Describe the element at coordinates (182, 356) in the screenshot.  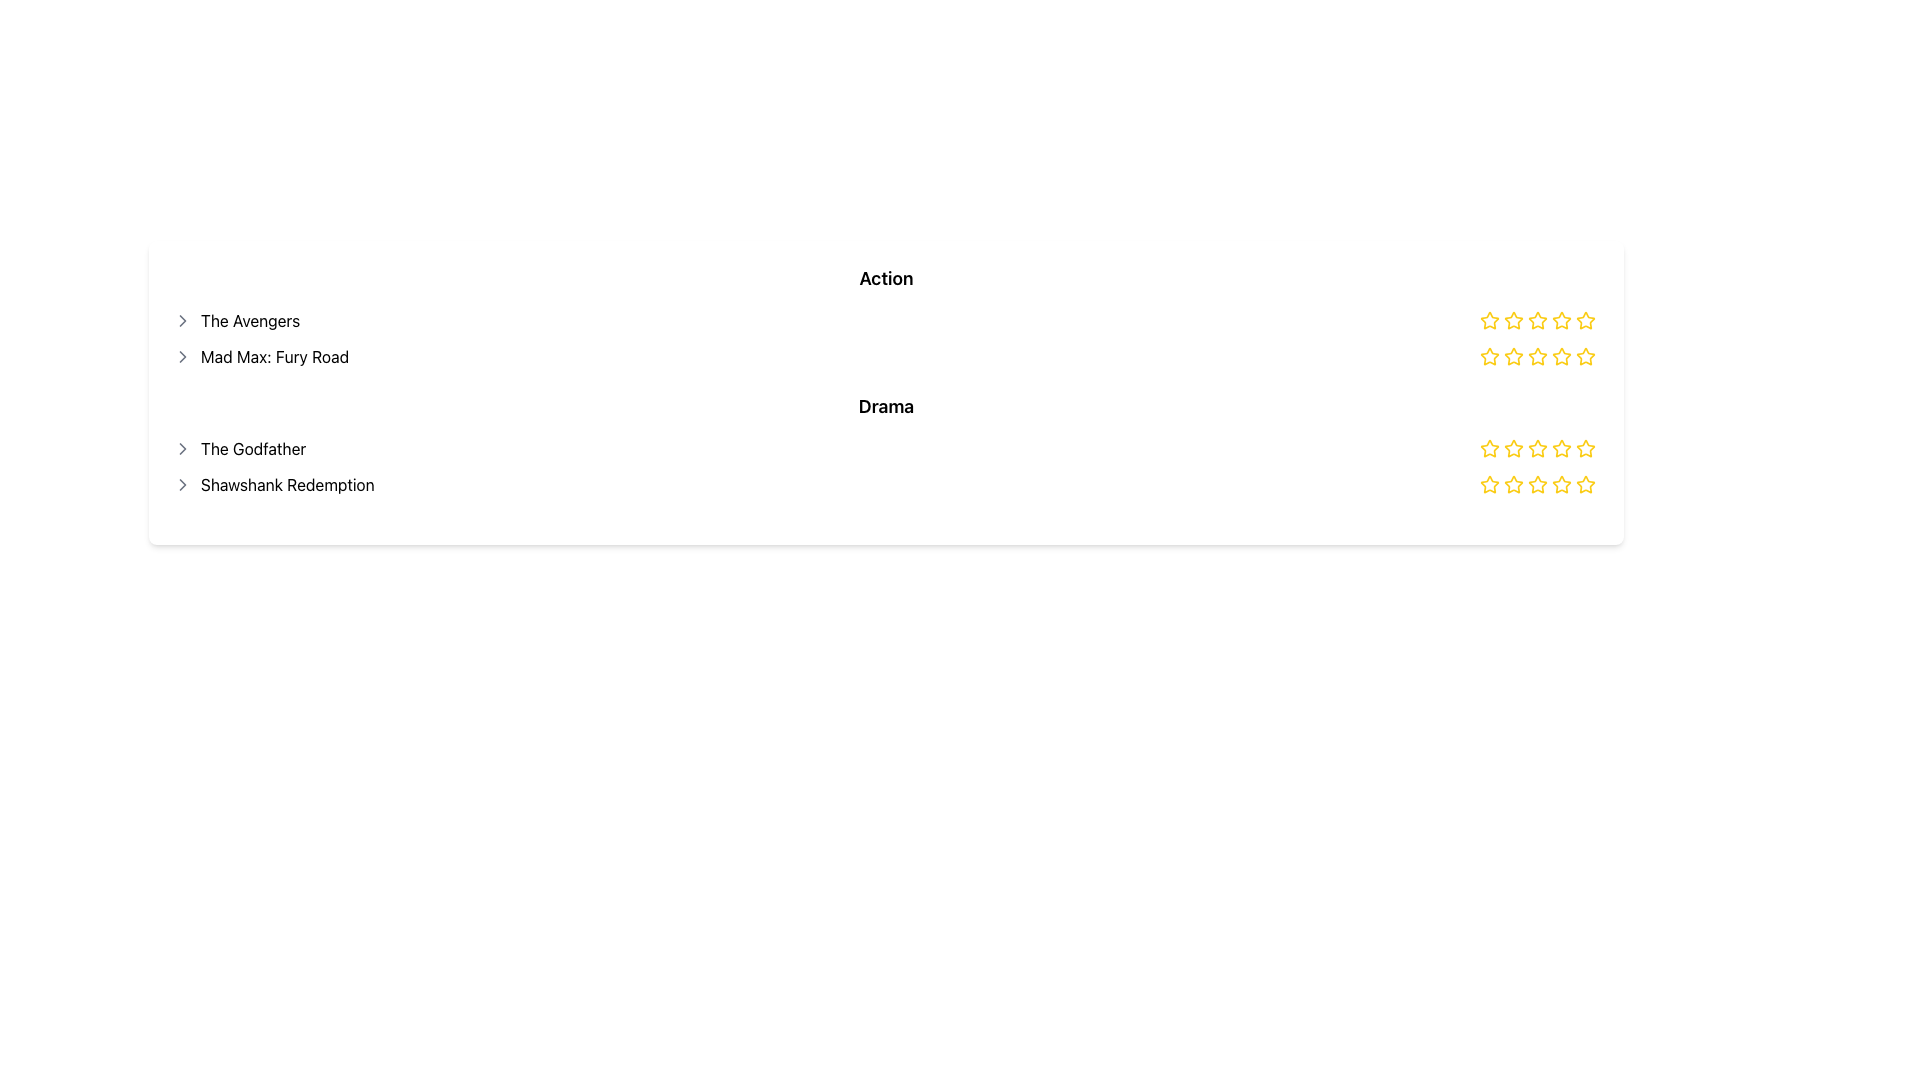
I see `the arrow icon located to the left of the text 'Mad Max: Fury Road'` at that location.